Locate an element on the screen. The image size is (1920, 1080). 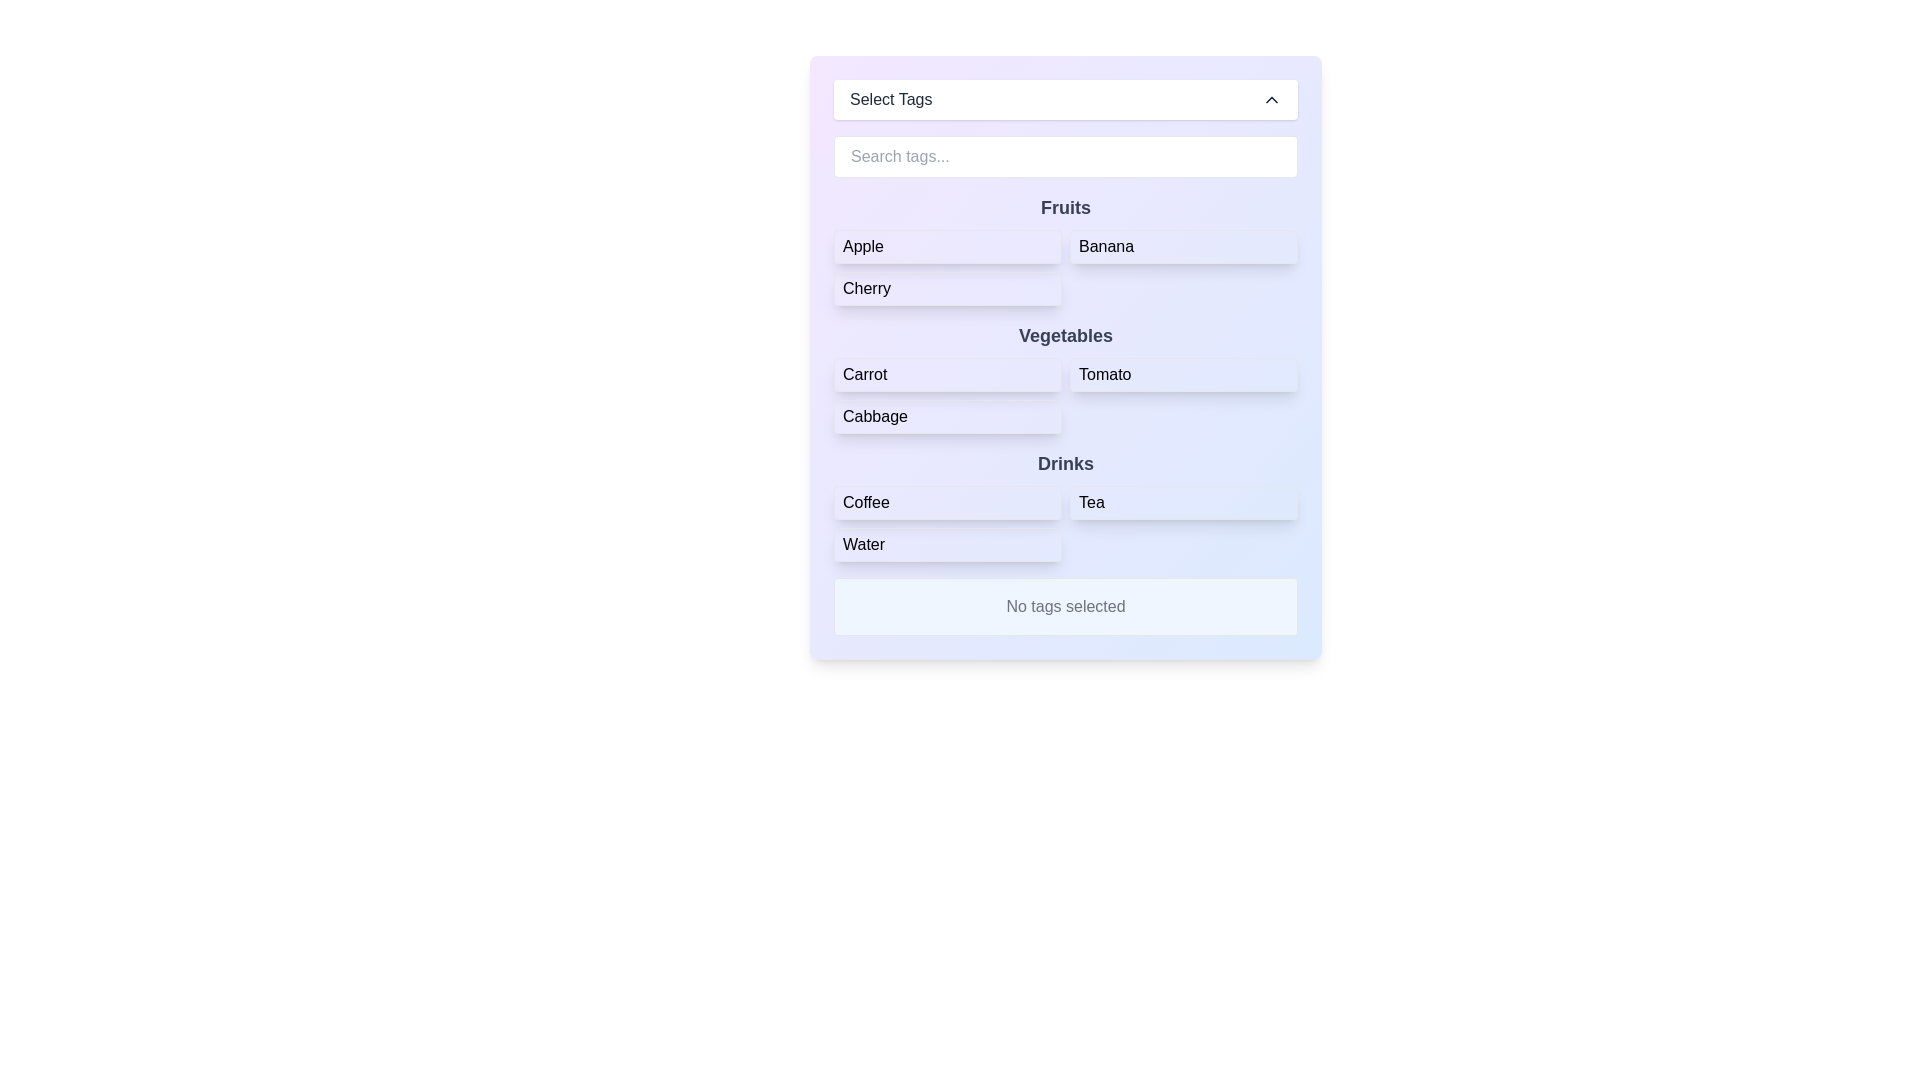
the 'Tomato' label in the 'Vegetables' section is located at coordinates (1104, 374).